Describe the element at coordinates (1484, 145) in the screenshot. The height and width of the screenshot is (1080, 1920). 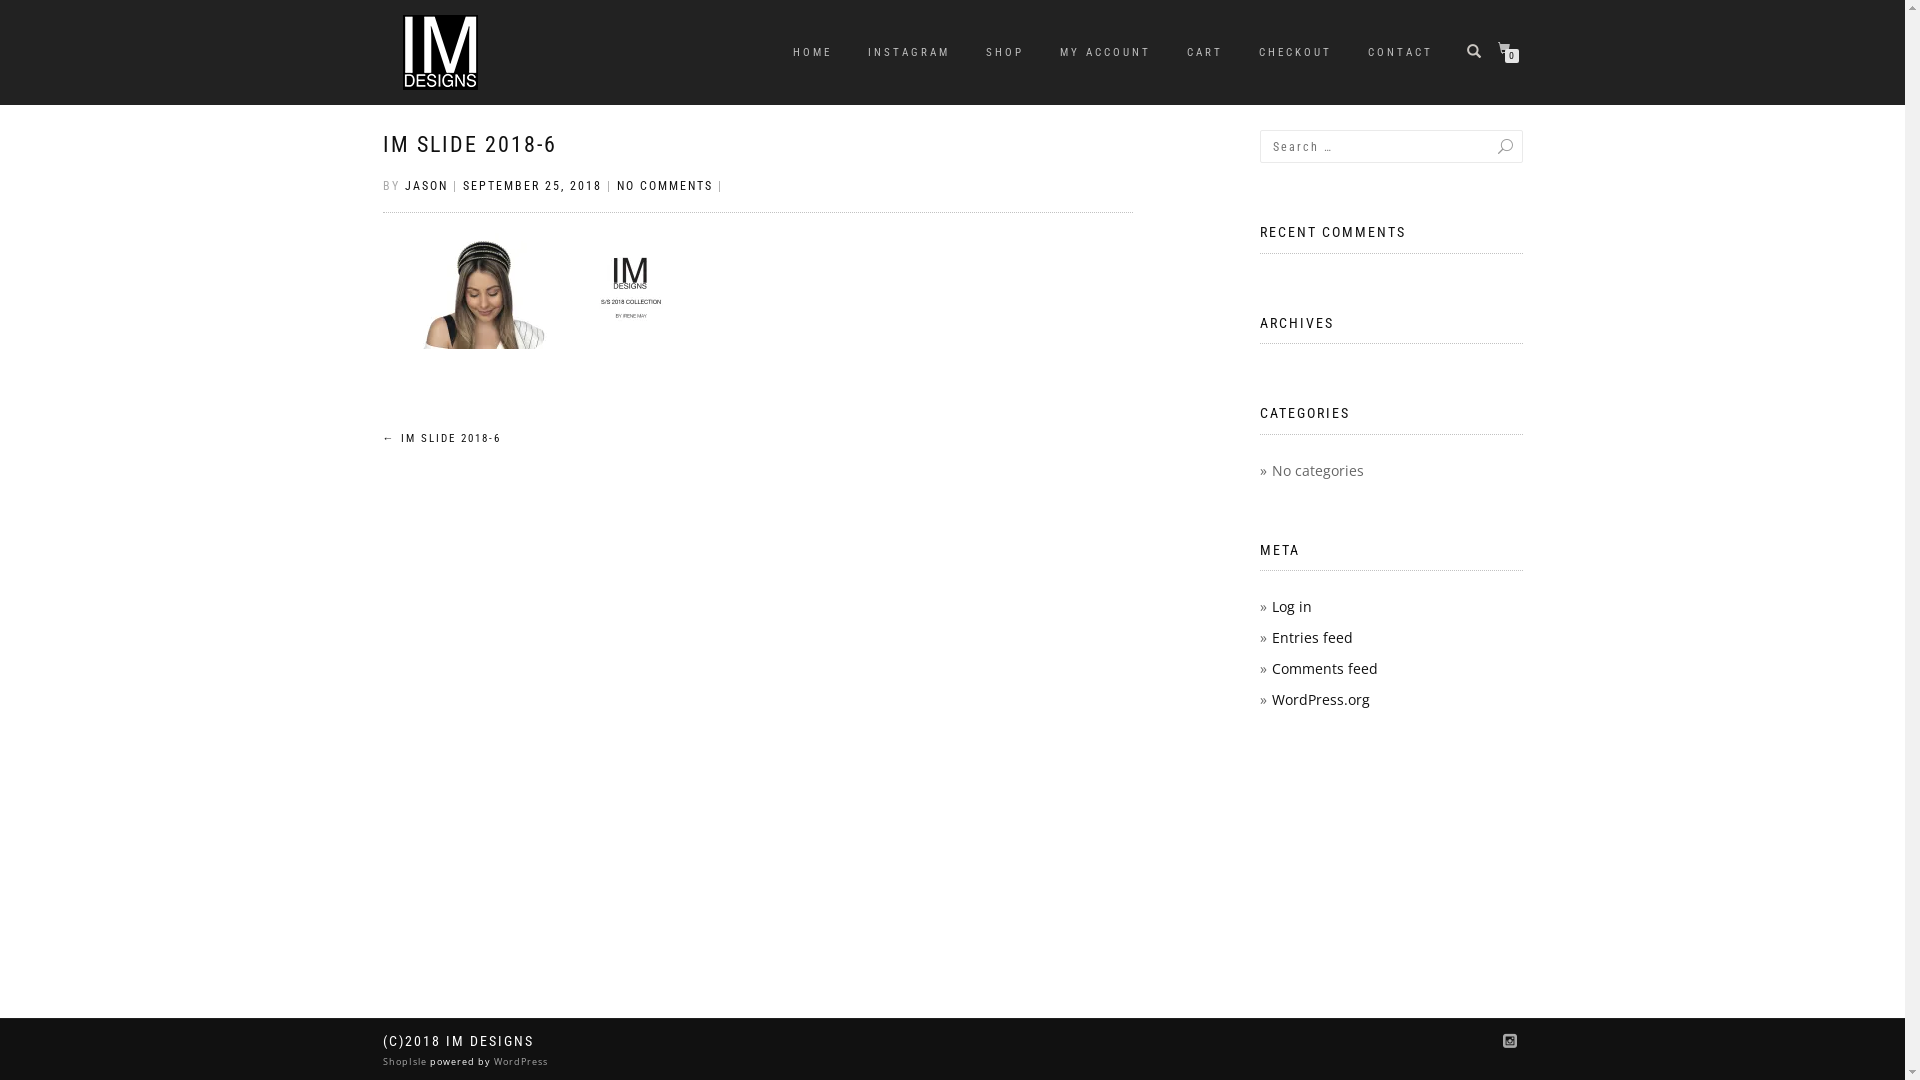
I see `'Search'` at that location.